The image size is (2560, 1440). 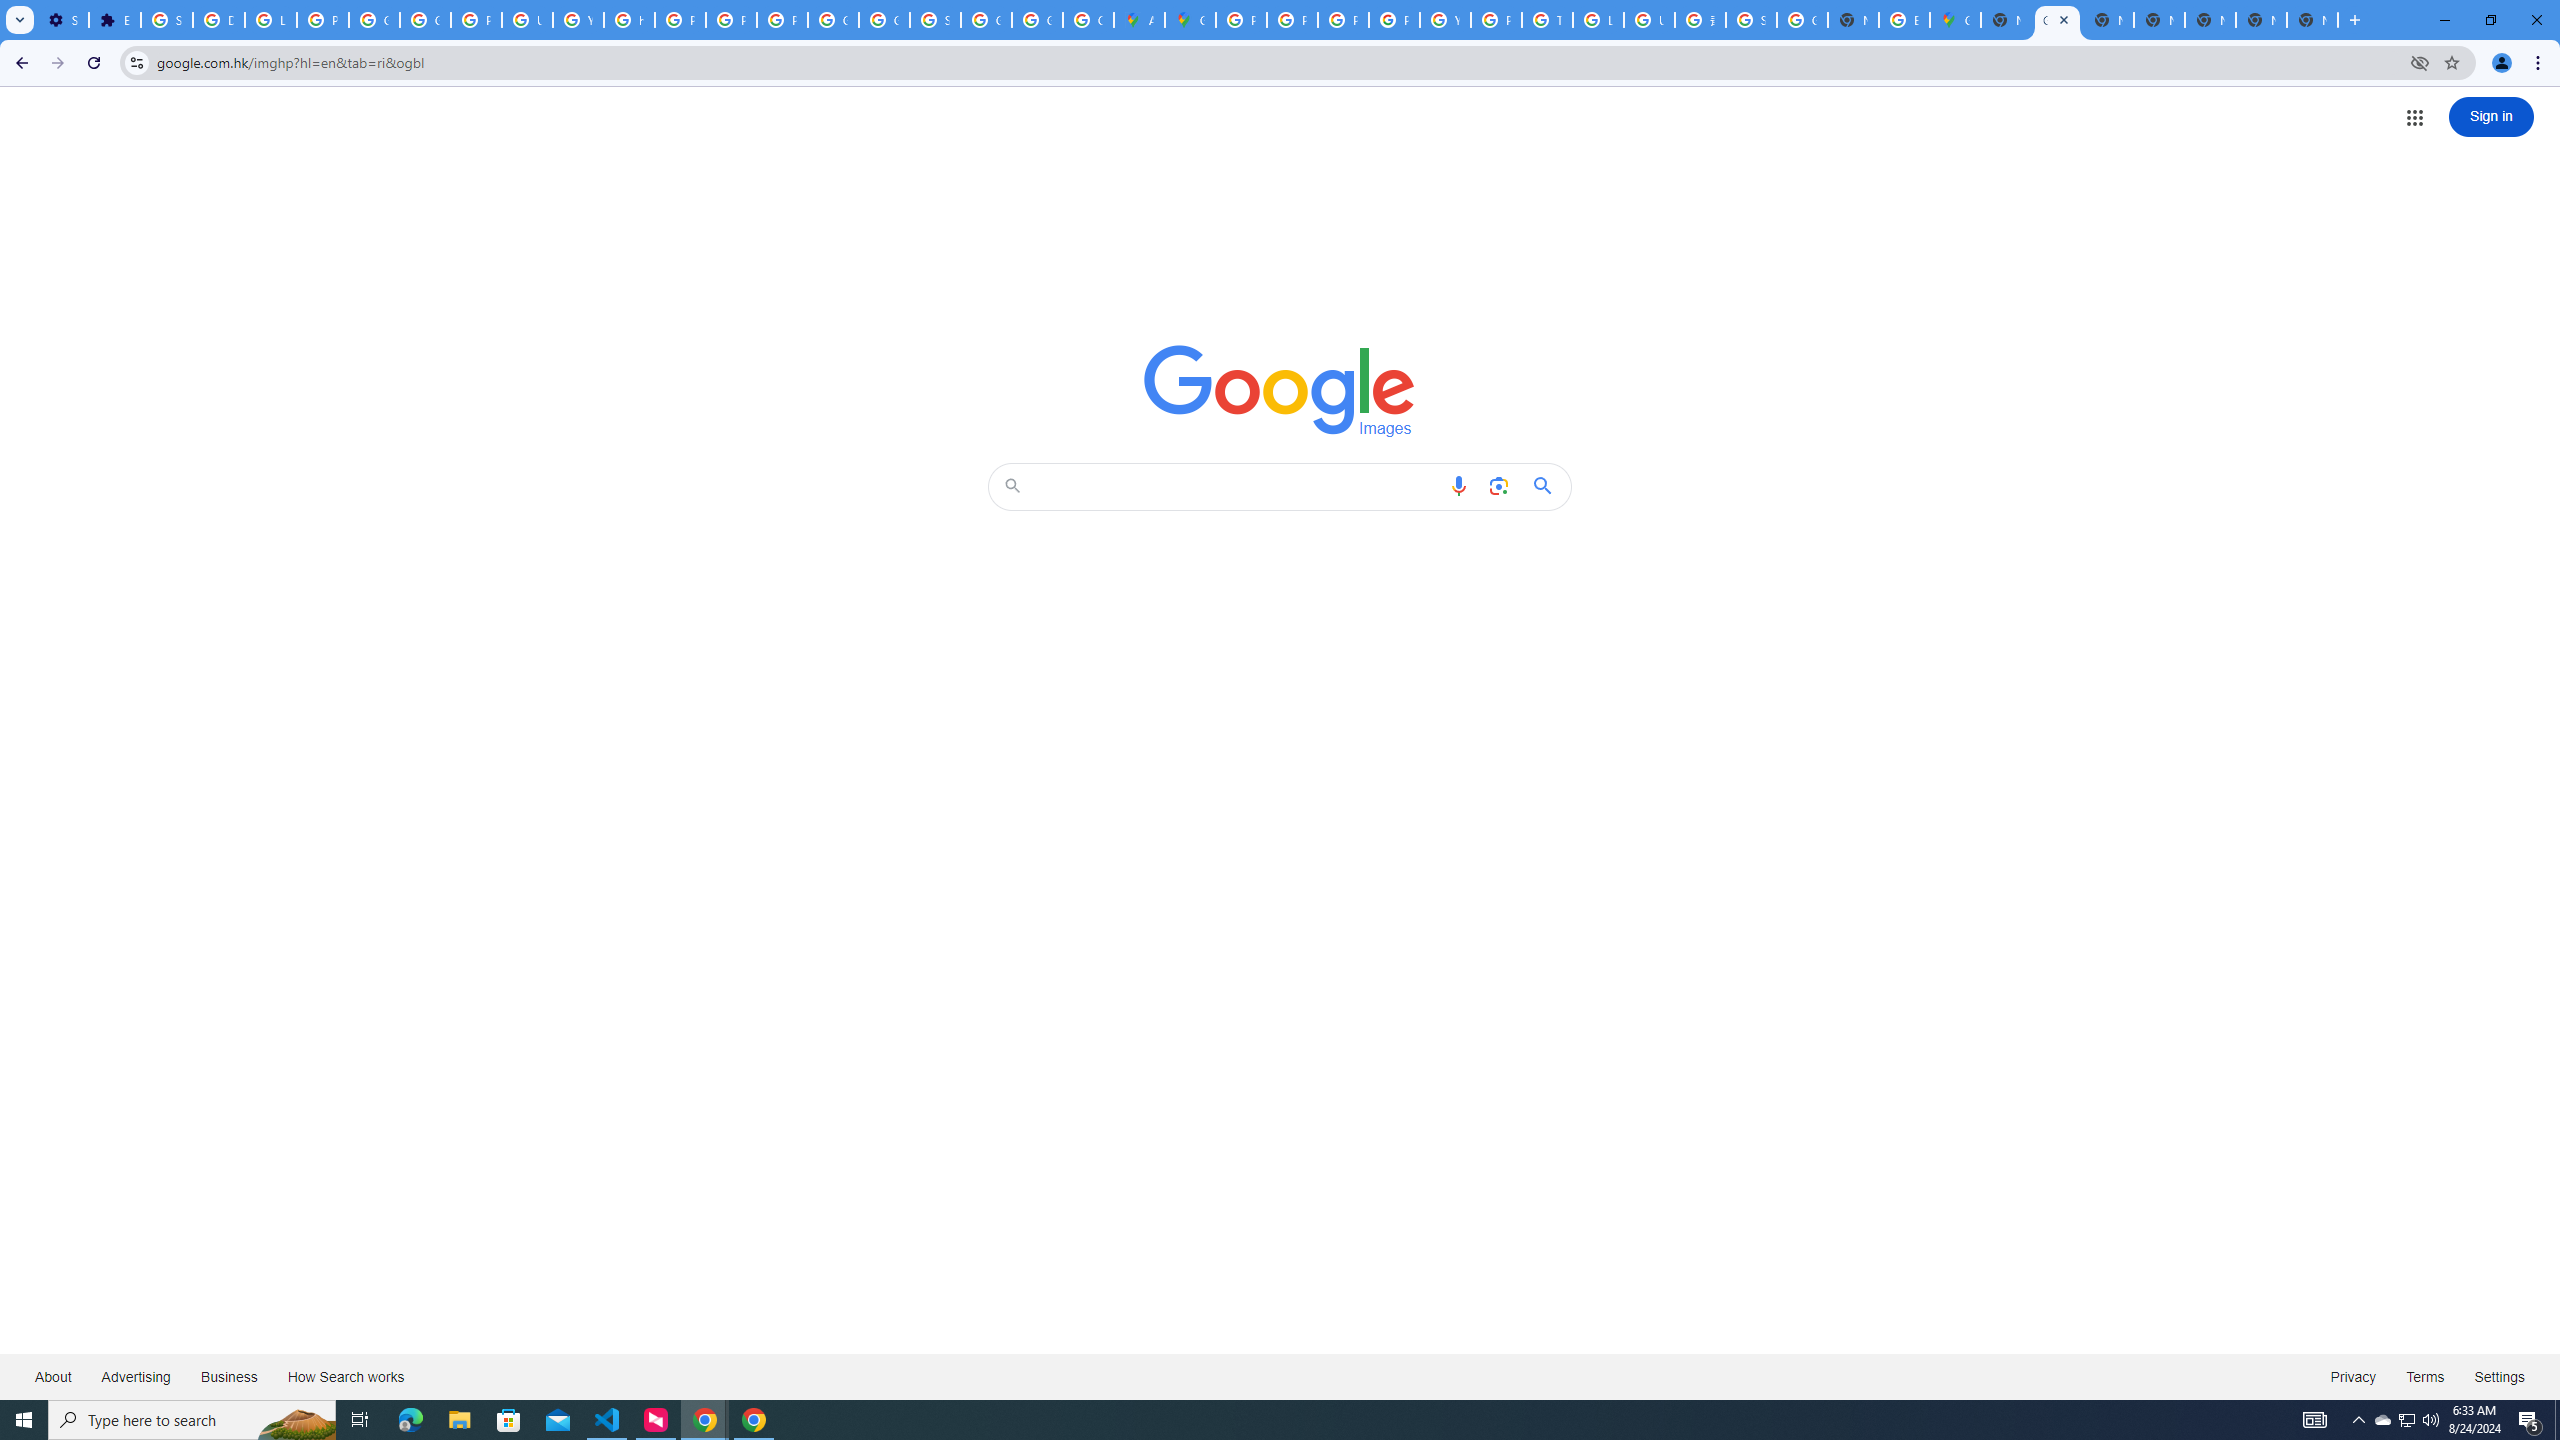 What do you see at coordinates (2498, 1375) in the screenshot?
I see `'Settings'` at bounding box center [2498, 1375].